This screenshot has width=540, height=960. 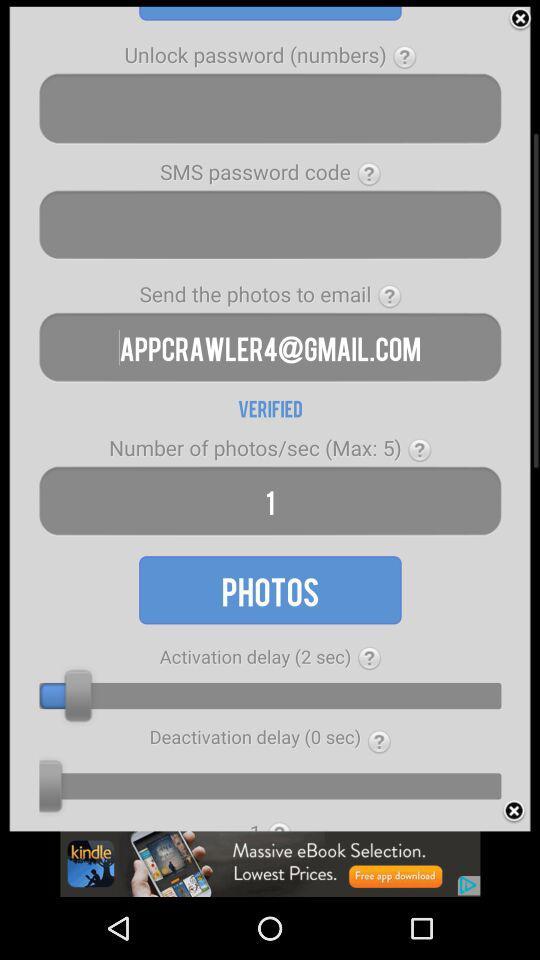 I want to click on option, so click(x=520, y=18).